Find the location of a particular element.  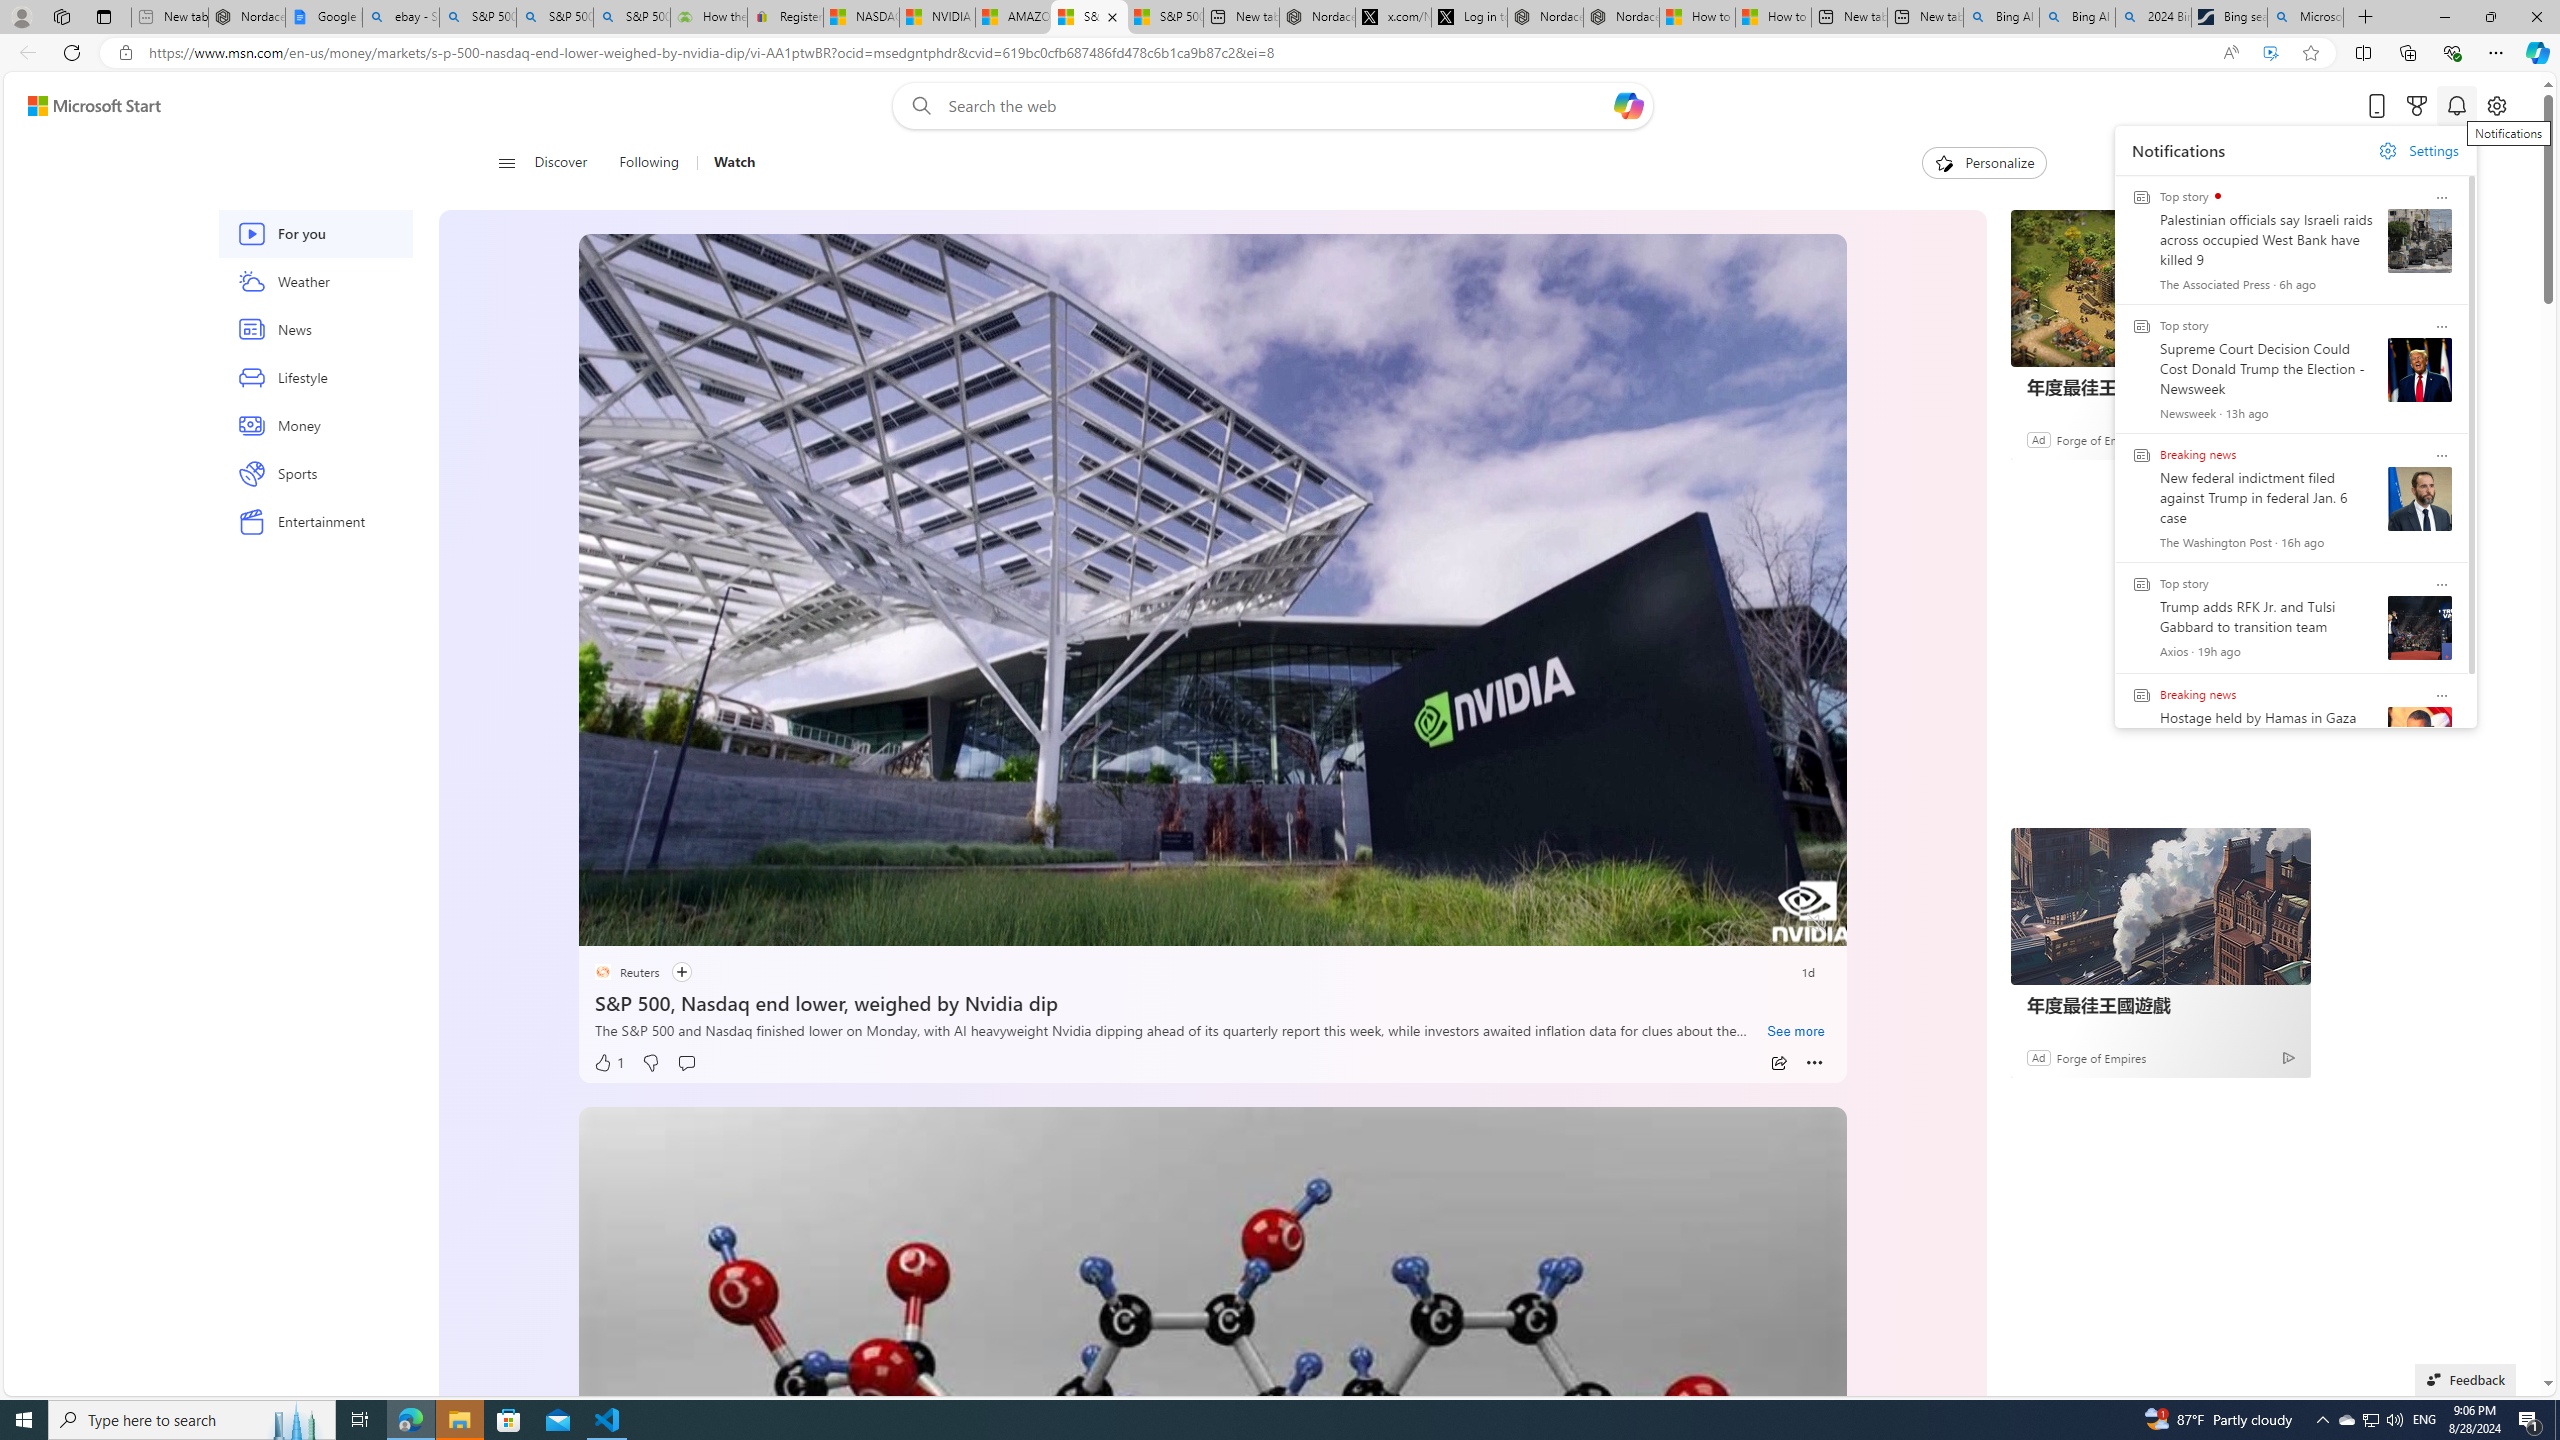

'Bing AI - Search' is located at coordinates (2076, 16).